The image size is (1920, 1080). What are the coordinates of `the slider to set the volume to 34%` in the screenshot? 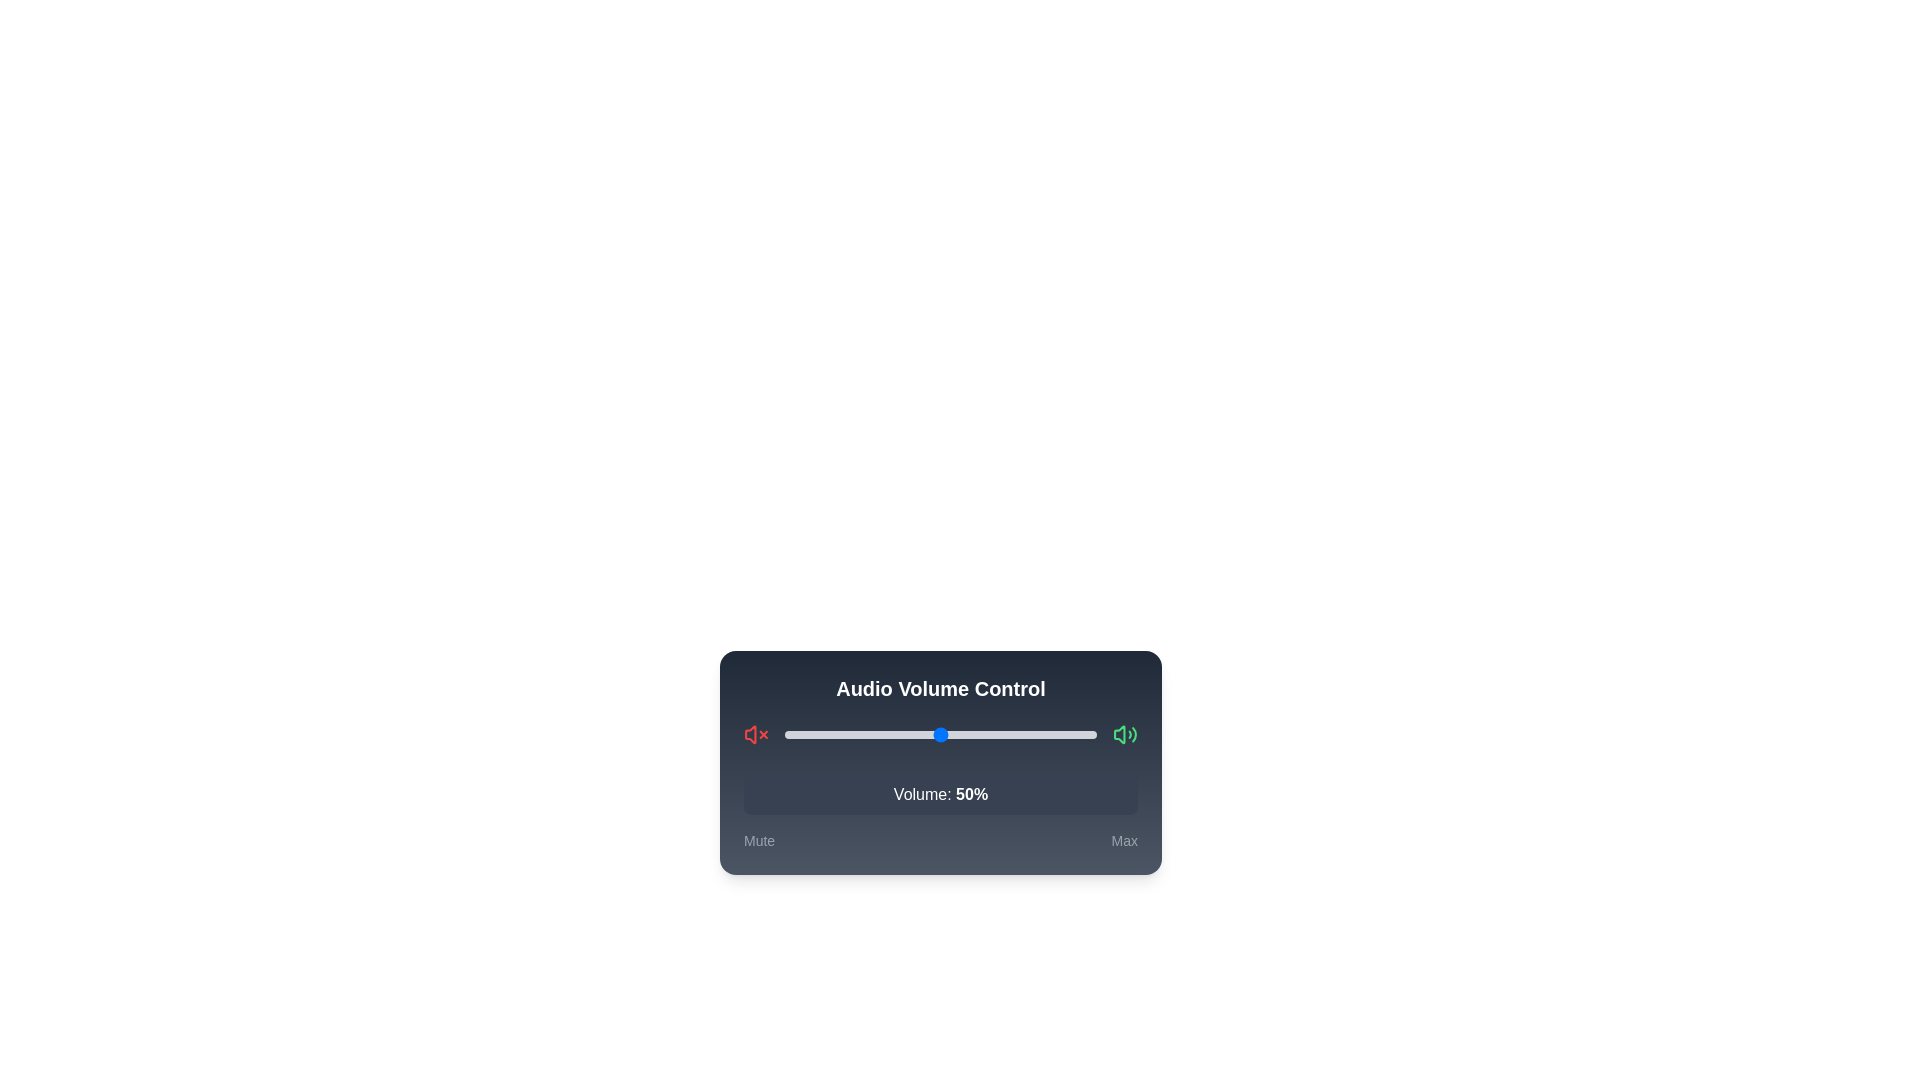 It's located at (889, 735).